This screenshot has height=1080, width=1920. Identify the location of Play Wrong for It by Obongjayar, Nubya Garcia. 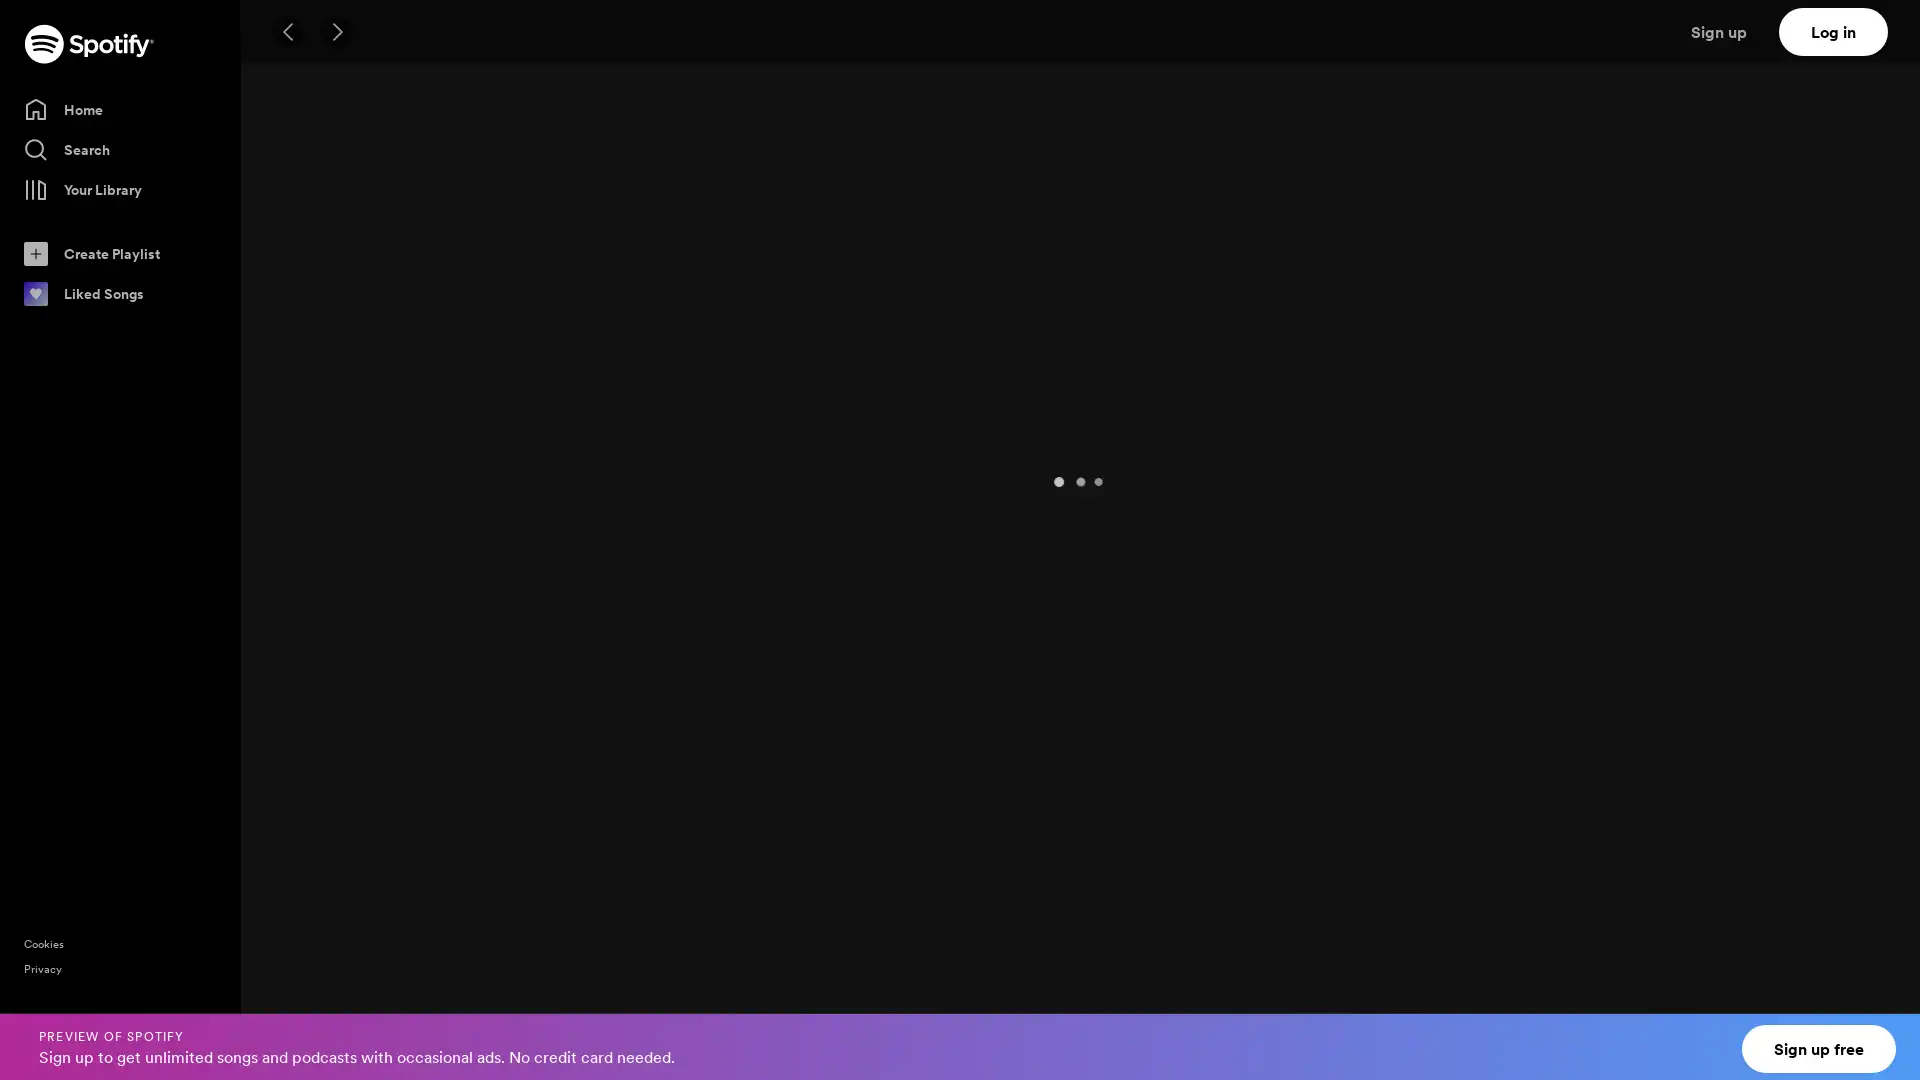
(297, 860).